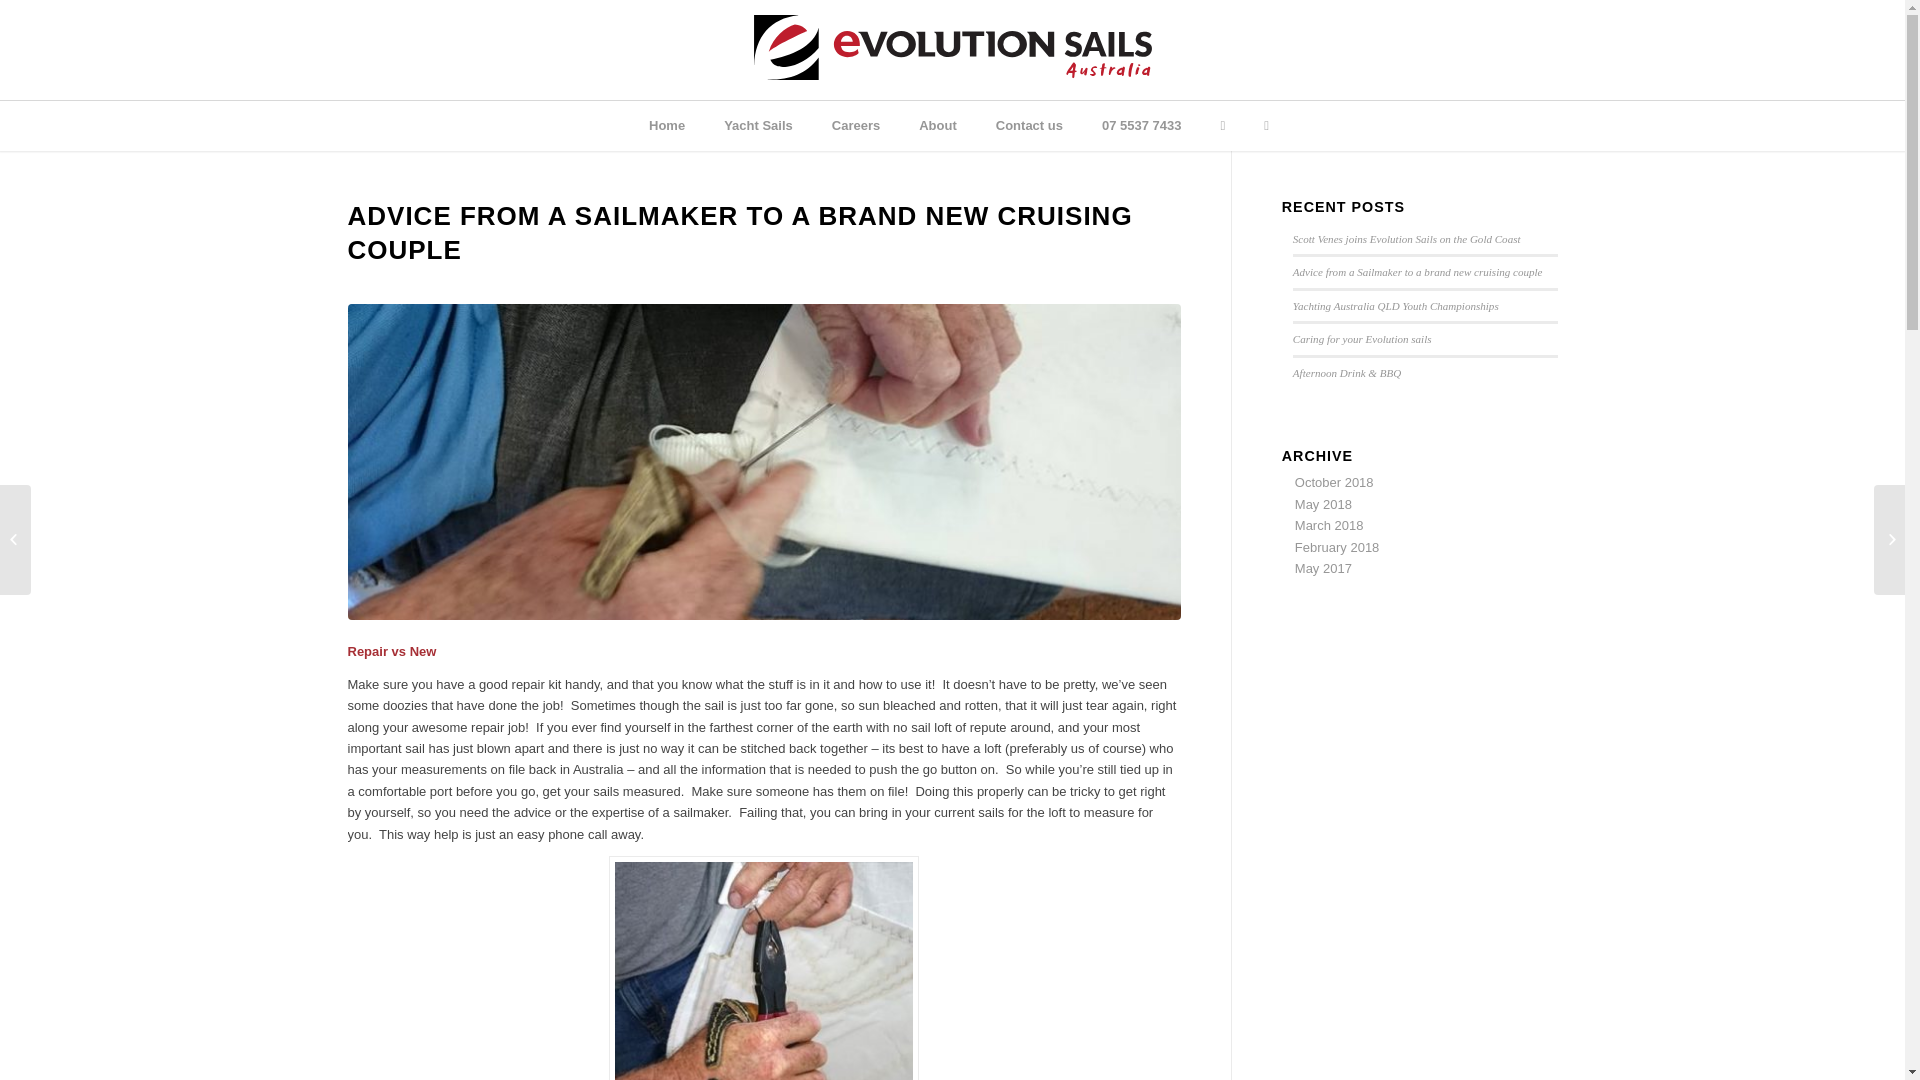 This screenshot has width=1920, height=1080. Describe the element at coordinates (983, 126) in the screenshot. I see `'Contact us'` at that location.